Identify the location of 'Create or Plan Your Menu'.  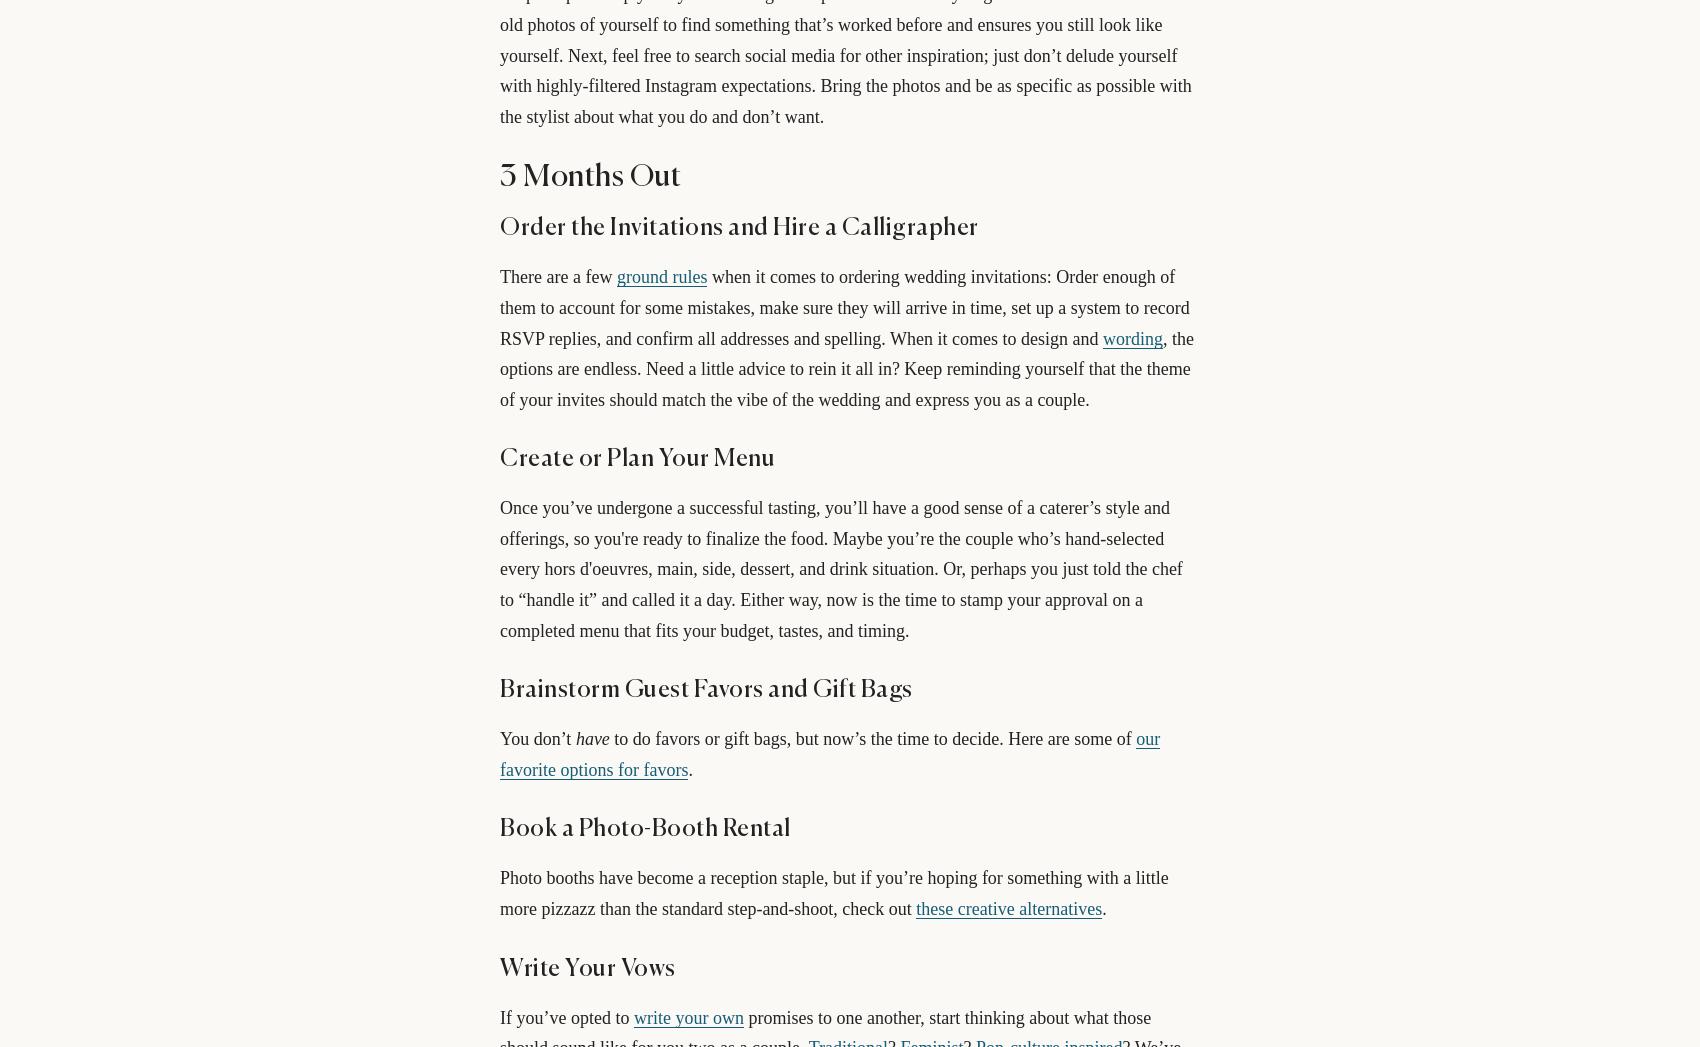
(636, 459).